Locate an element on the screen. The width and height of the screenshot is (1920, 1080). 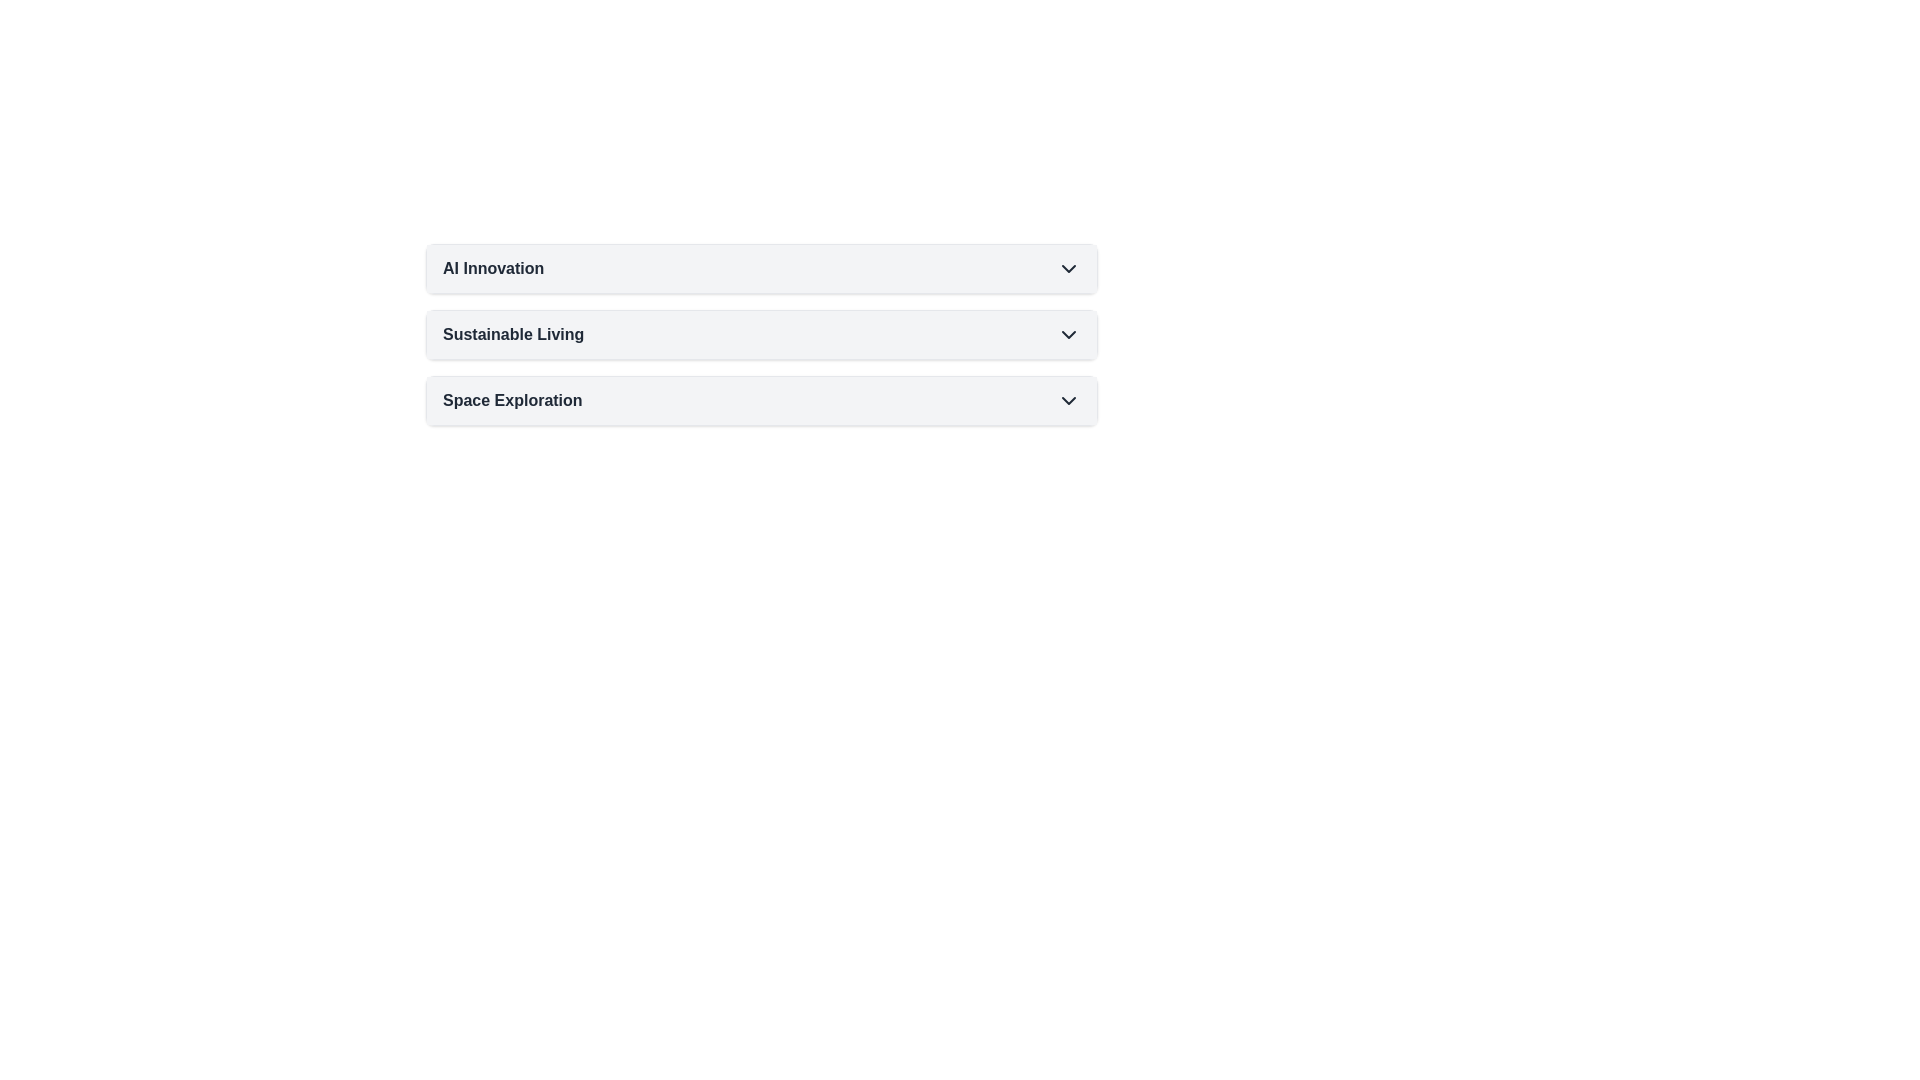
the downward-pointing chevron icon of the Dropdown Indicator located at the far-right side of the 'AI Innovation' section is located at coordinates (1068, 268).